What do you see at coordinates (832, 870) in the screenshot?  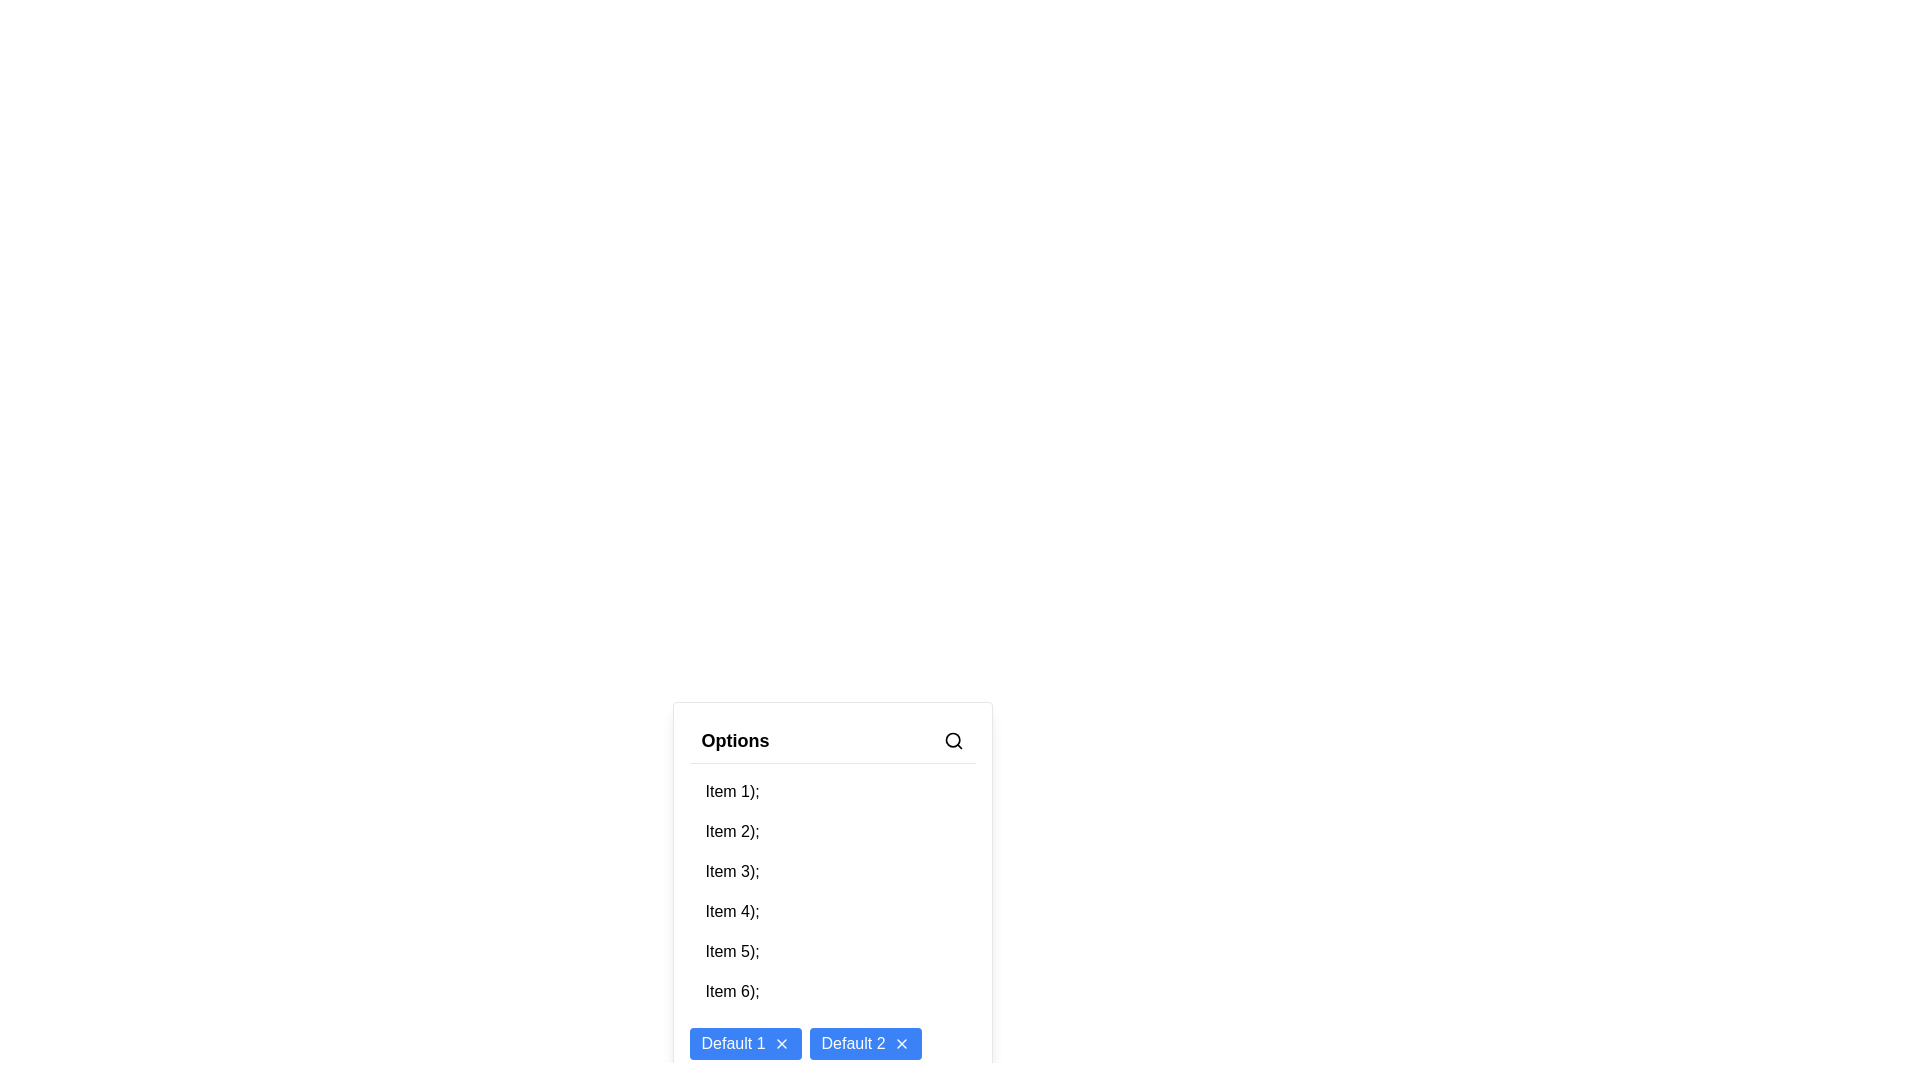 I see `the third item in the vertical list of selectable options, visually suggesting it could be clicked or highlighted` at bounding box center [832, 870].